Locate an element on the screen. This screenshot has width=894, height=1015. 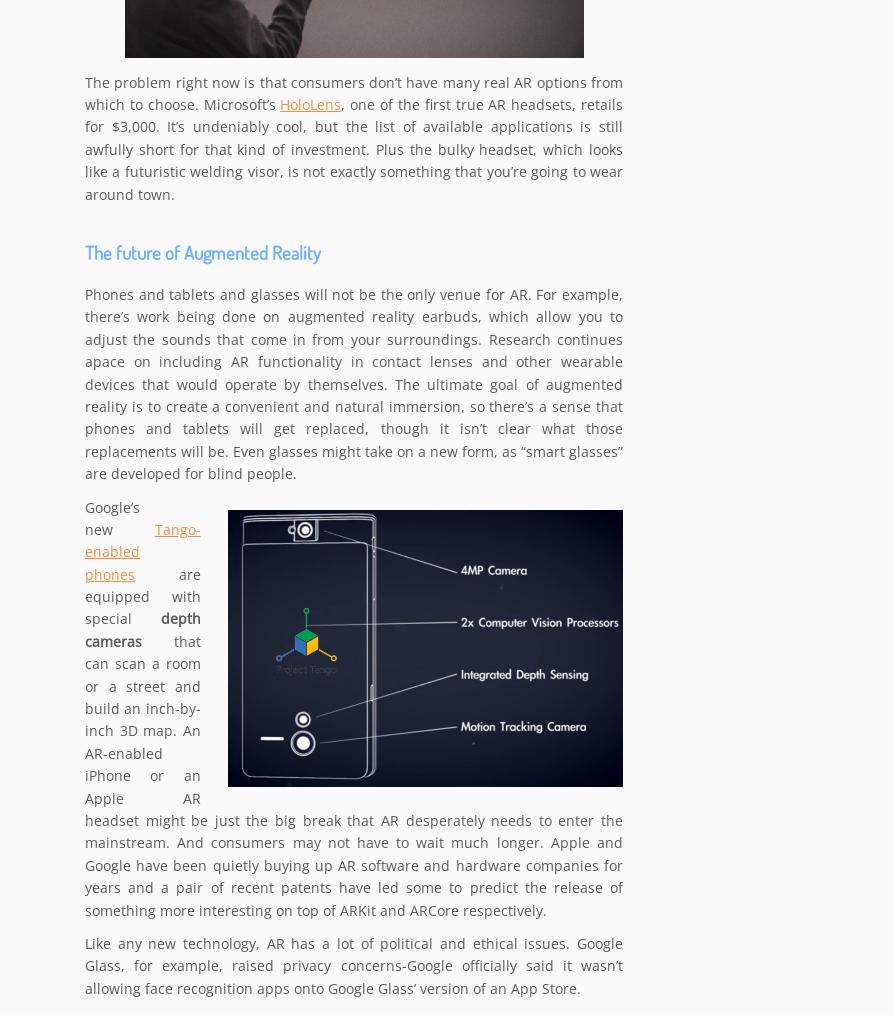
'depth cameras' is located at coordinates (85, 630).